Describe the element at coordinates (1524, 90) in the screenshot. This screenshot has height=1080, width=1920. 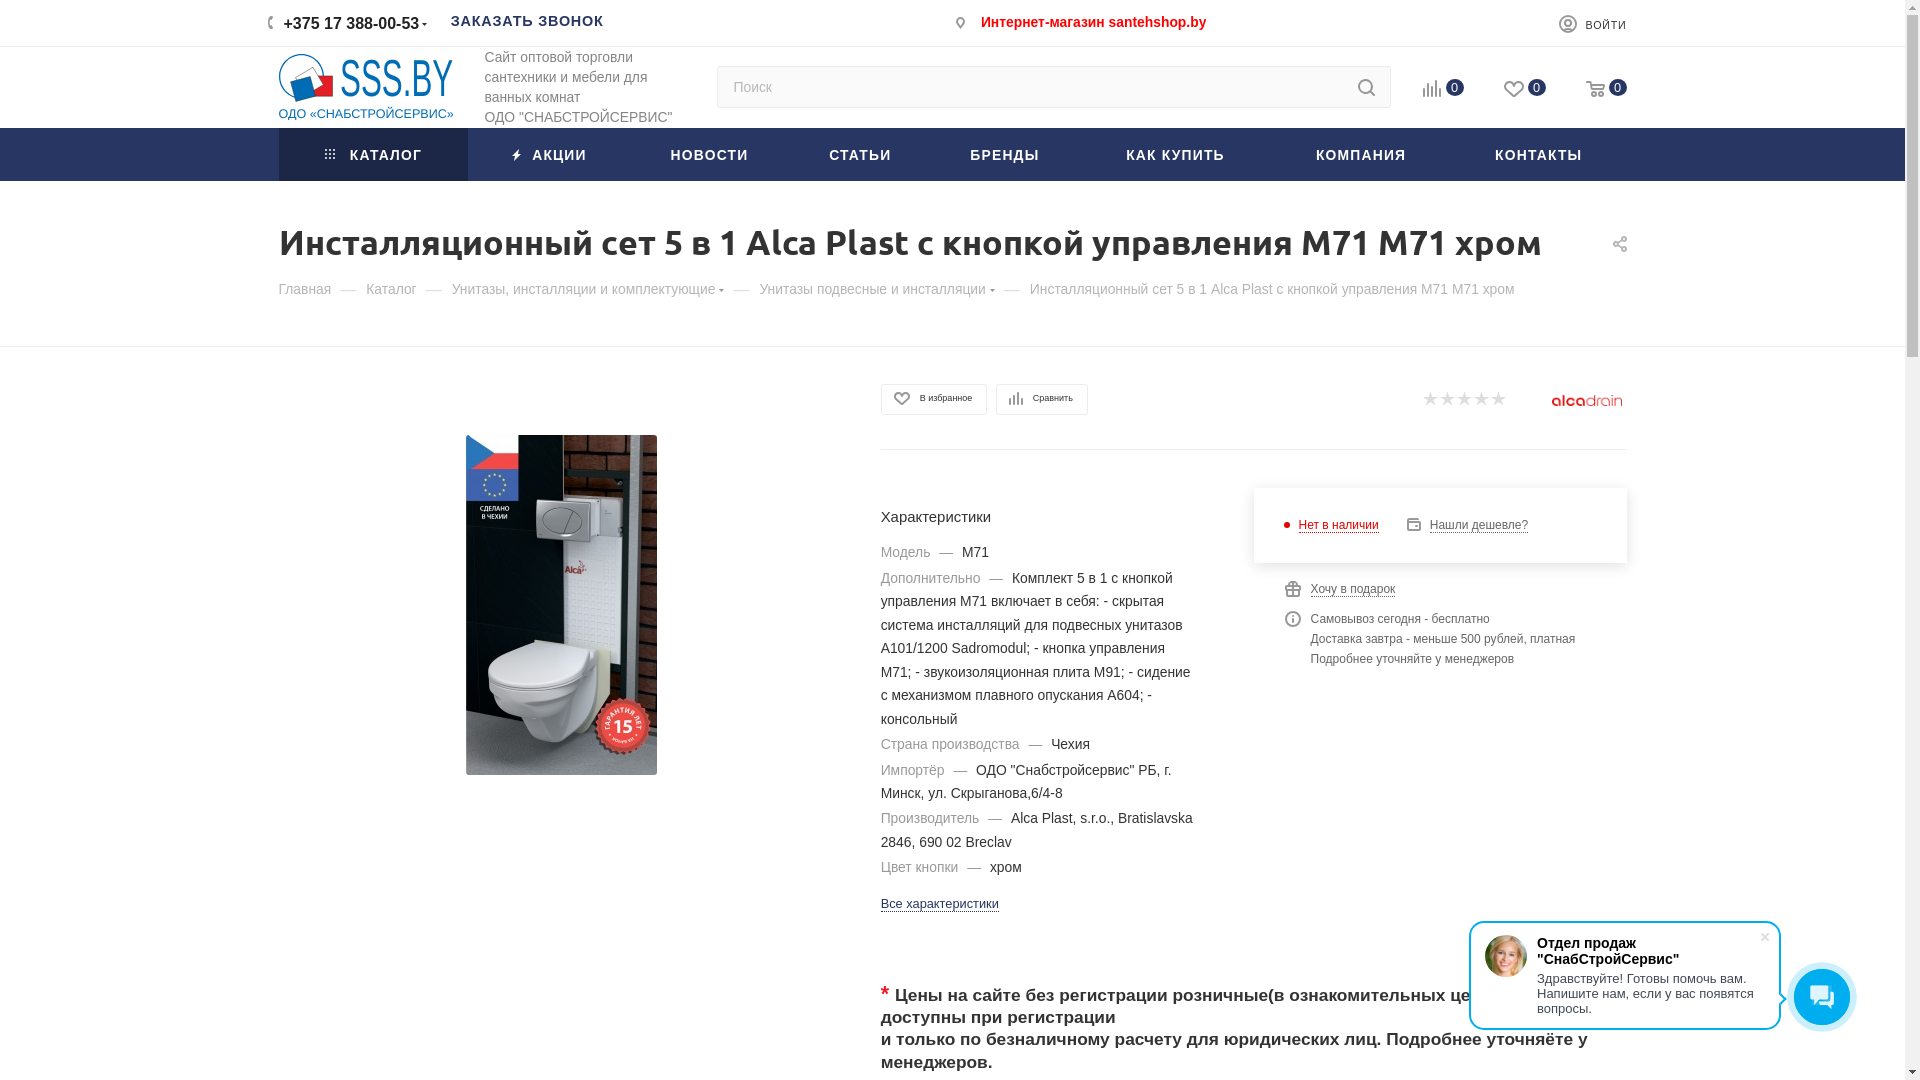
I see `'0'` at that location.